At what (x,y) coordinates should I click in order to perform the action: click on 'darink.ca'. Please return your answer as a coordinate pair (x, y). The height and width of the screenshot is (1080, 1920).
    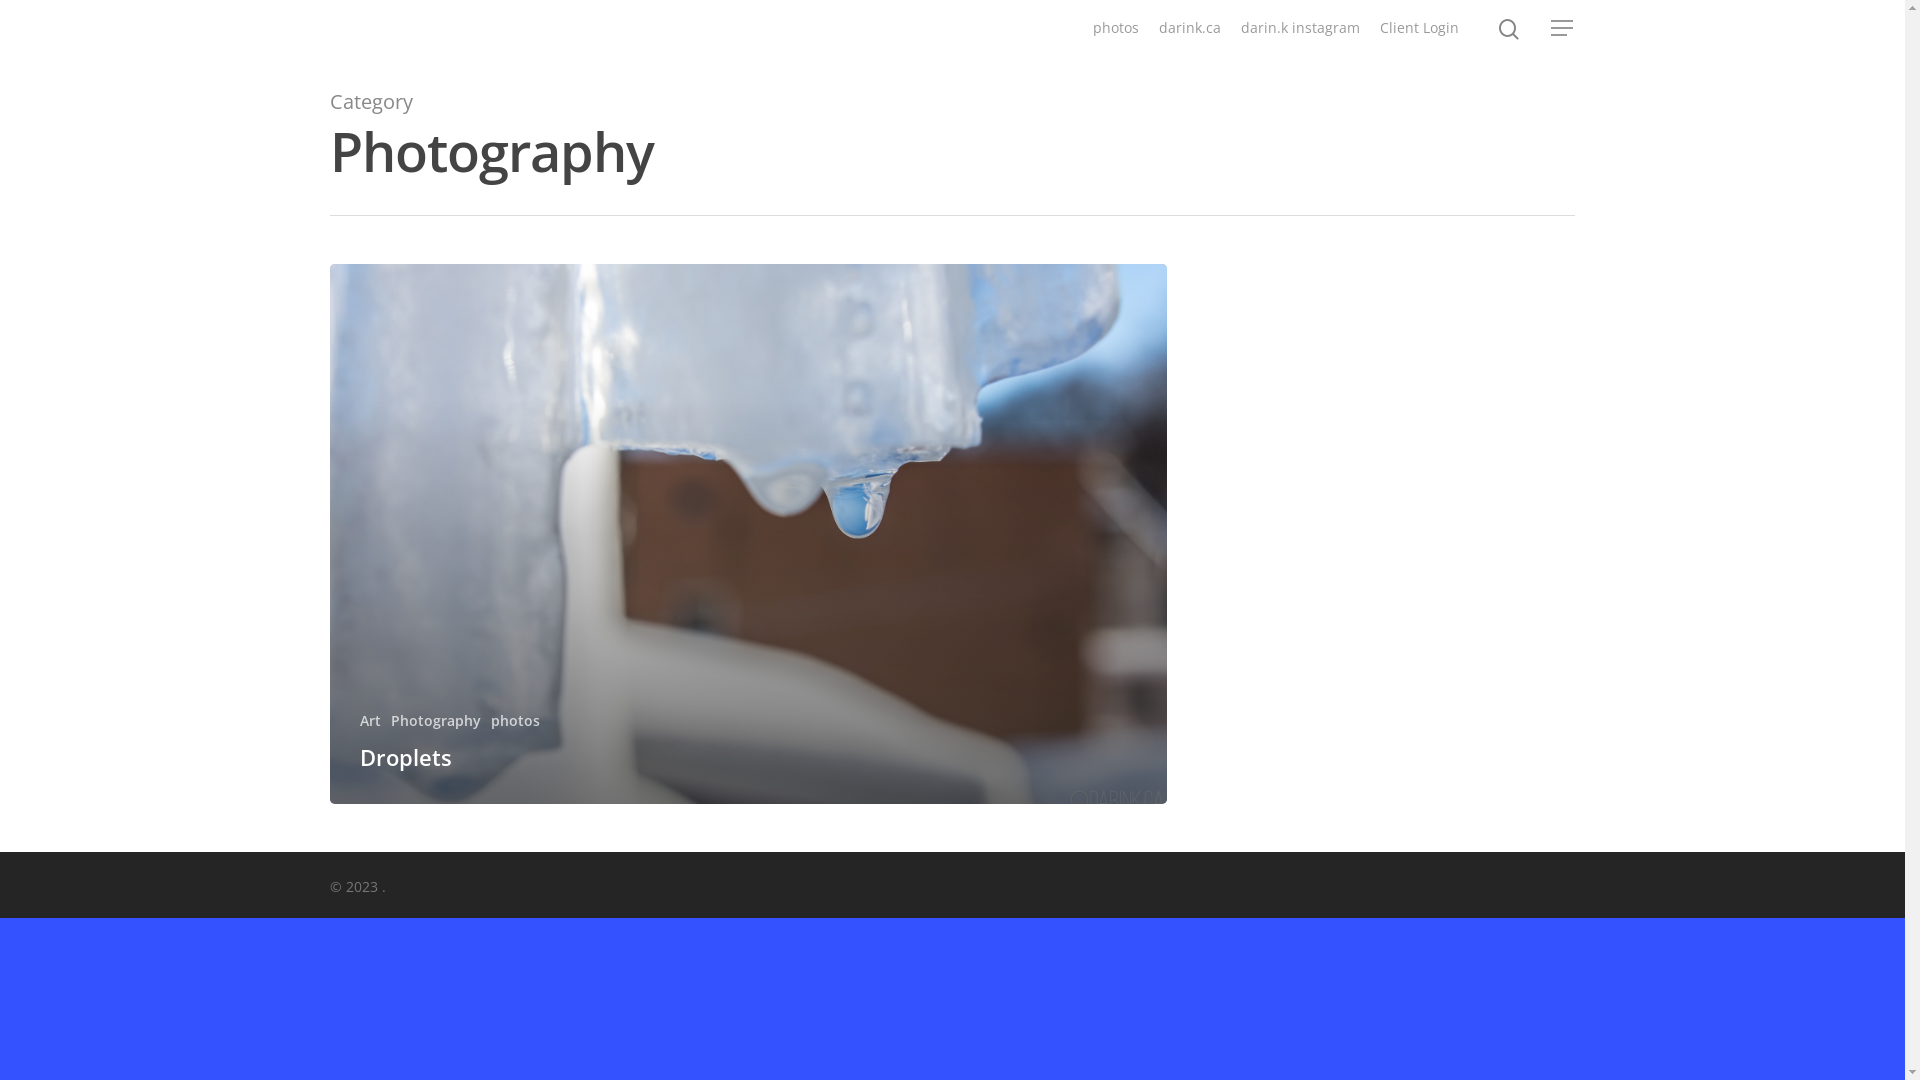
    Looking at the image, I should click on (1190, 27).